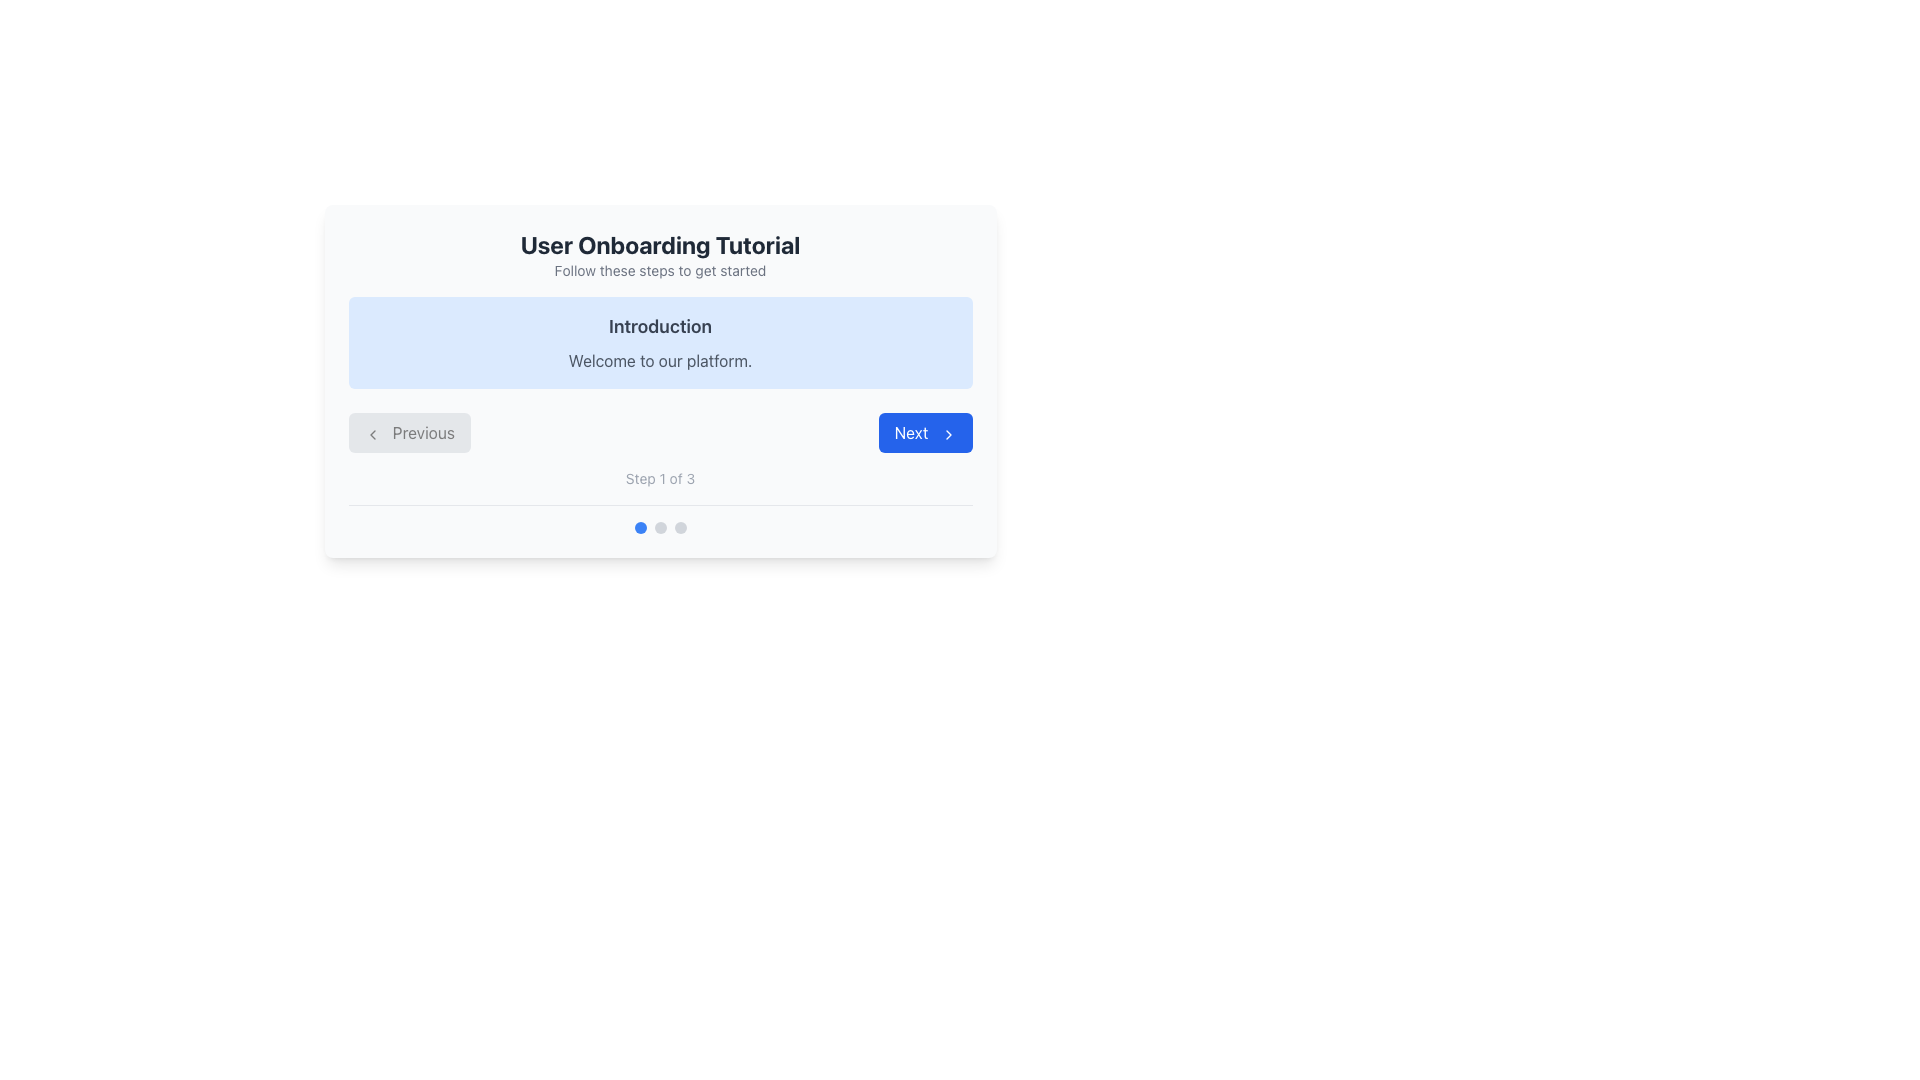 This screenshot has width=1920, height=1080. What do you see at coordinates (372, 433) in the screenshot?
I see `the chevron icon indicating navigation to the previous step, located inside the 'Previous' button in the onboarding dialog` at bounding box center [372, 433].